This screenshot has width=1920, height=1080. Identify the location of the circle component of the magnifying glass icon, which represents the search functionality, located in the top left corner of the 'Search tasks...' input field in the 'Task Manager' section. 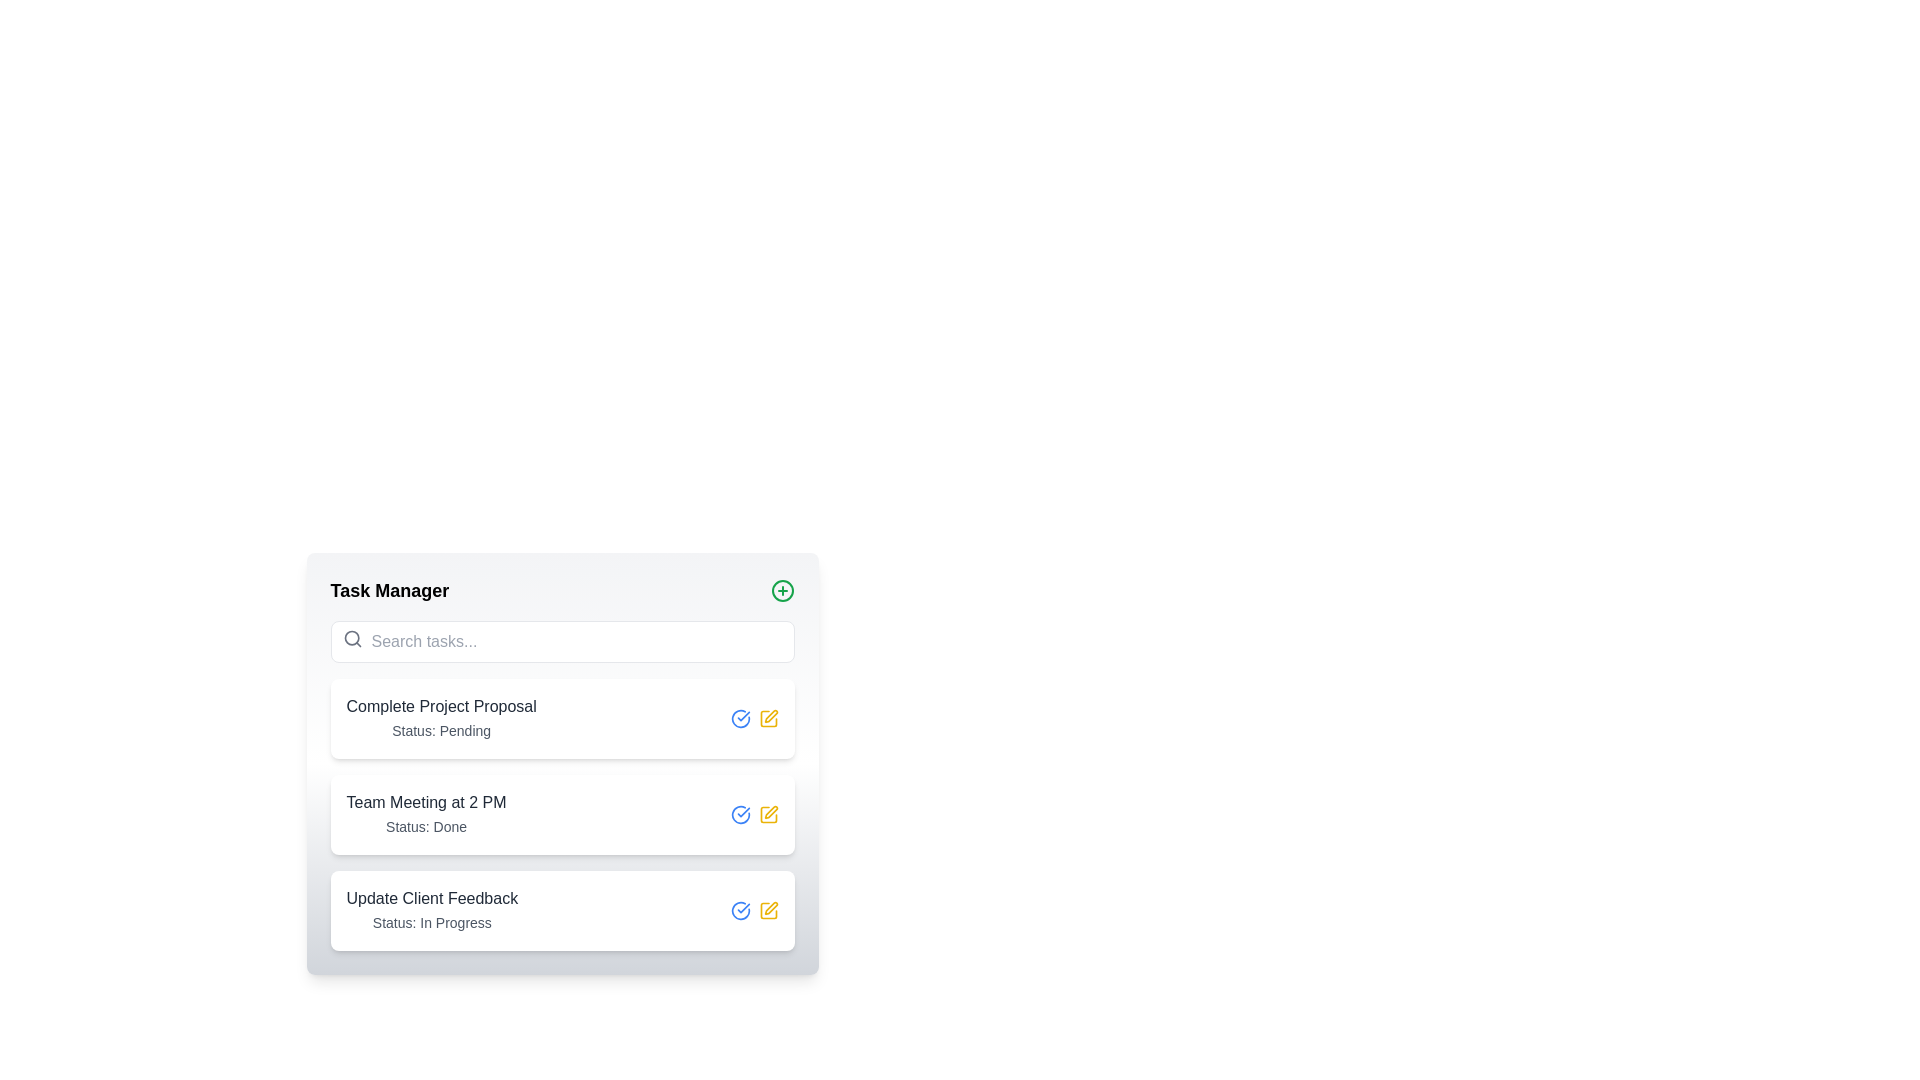
(351, 638).